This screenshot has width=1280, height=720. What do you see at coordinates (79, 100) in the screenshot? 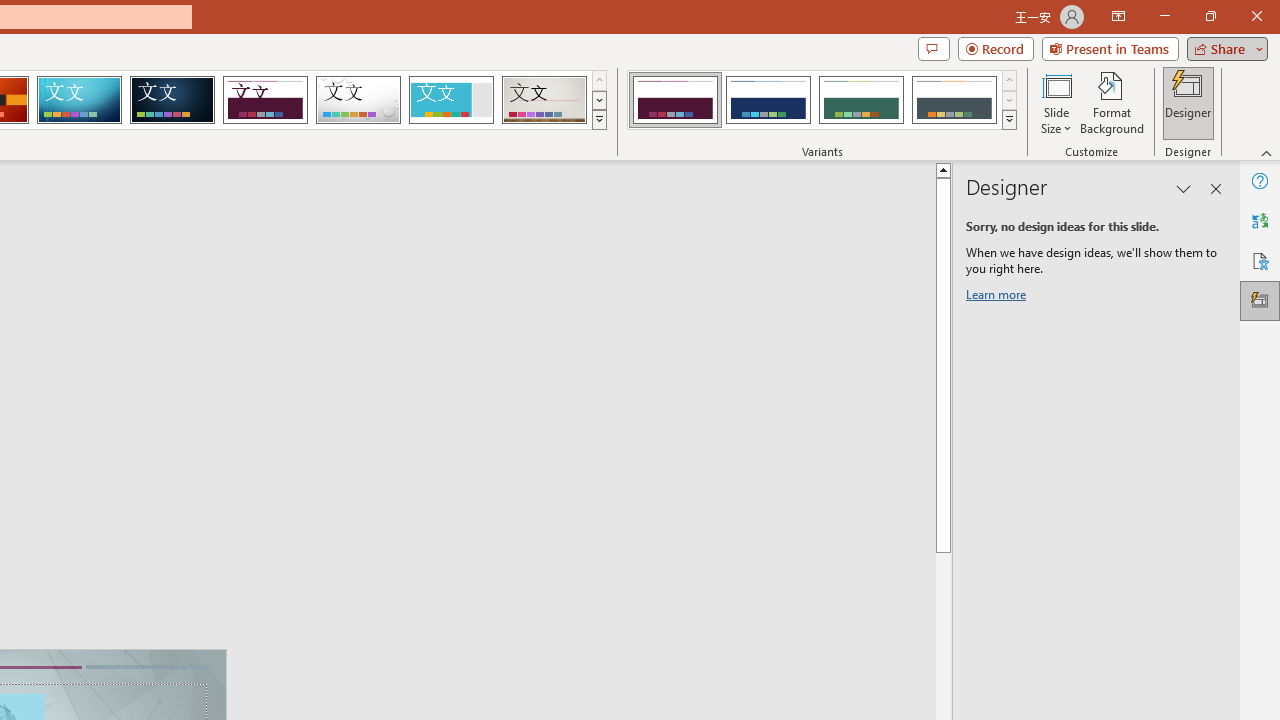
I see `'Circuit'` at bounding box center [79, 100].